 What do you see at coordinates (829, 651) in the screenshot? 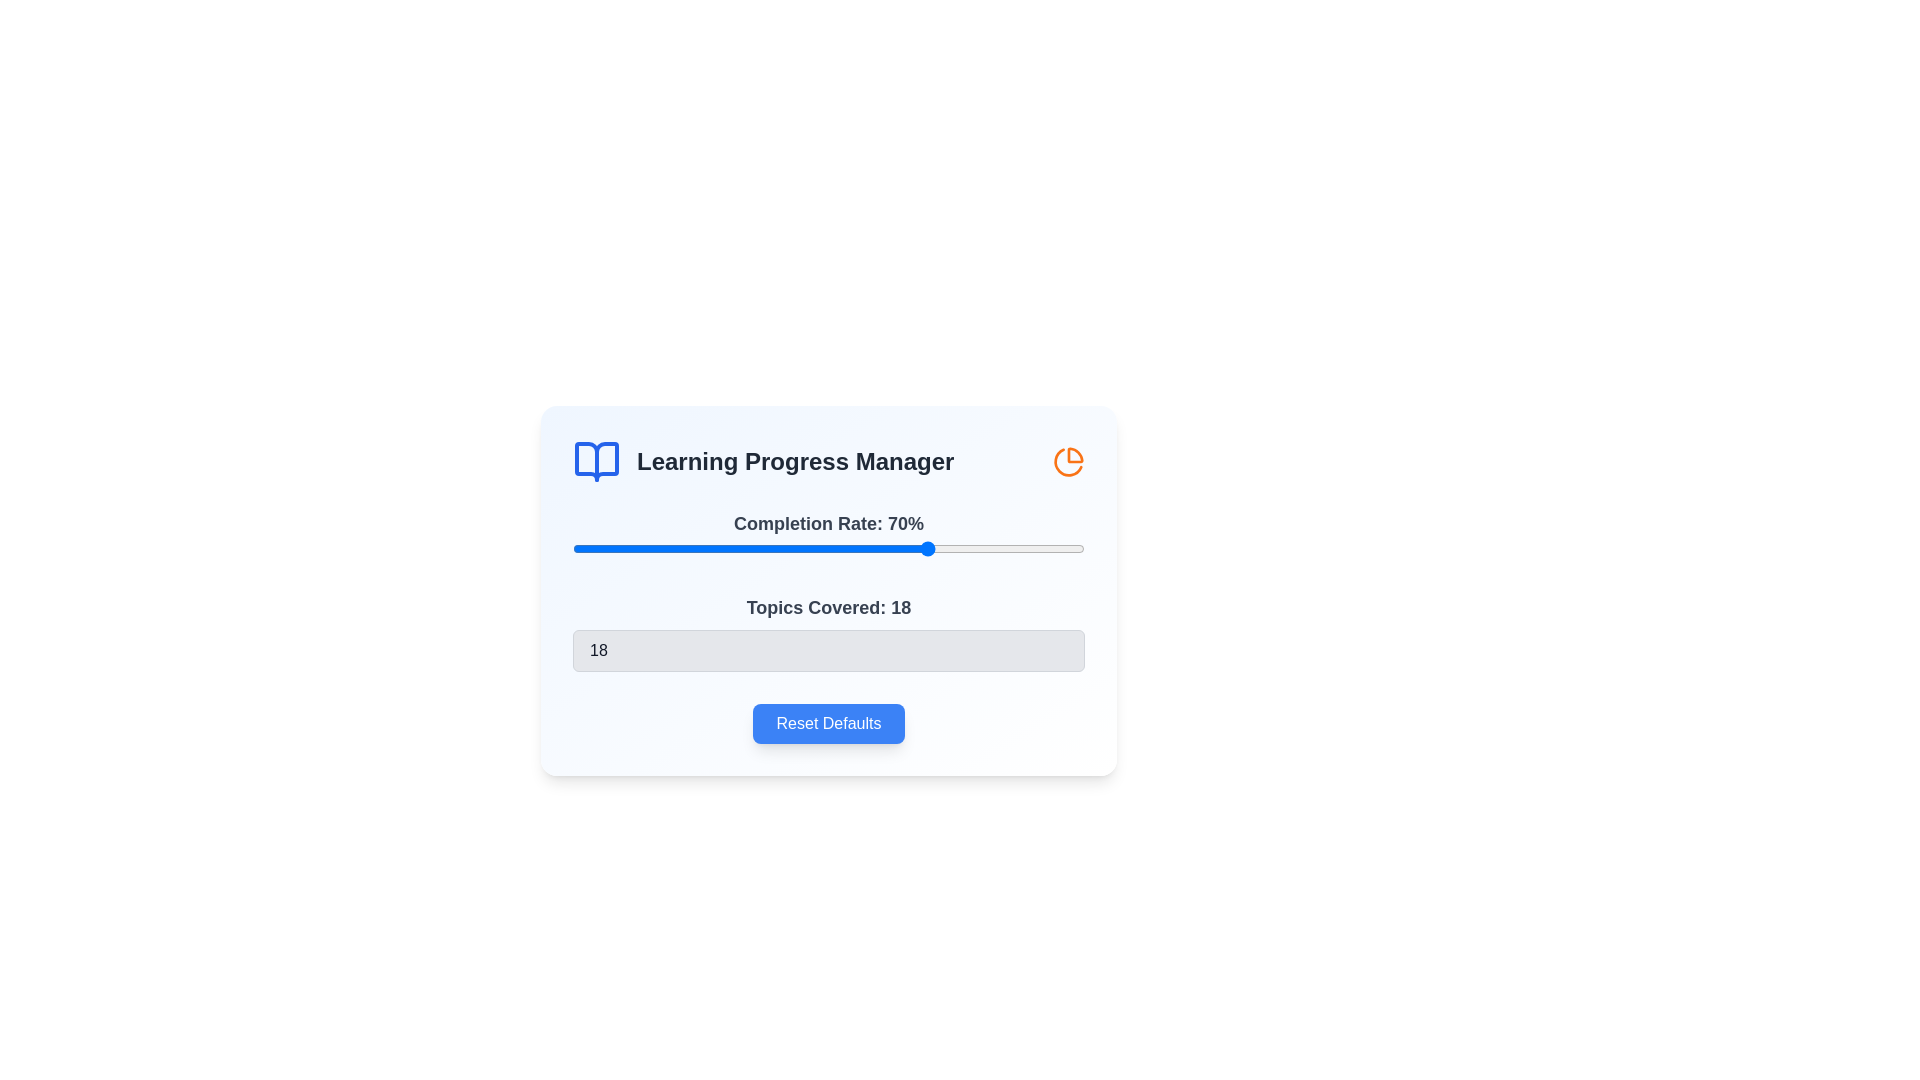
I see `the number of topics covered to 45 by entering the value in the input box` at bounding box center [829, 651].